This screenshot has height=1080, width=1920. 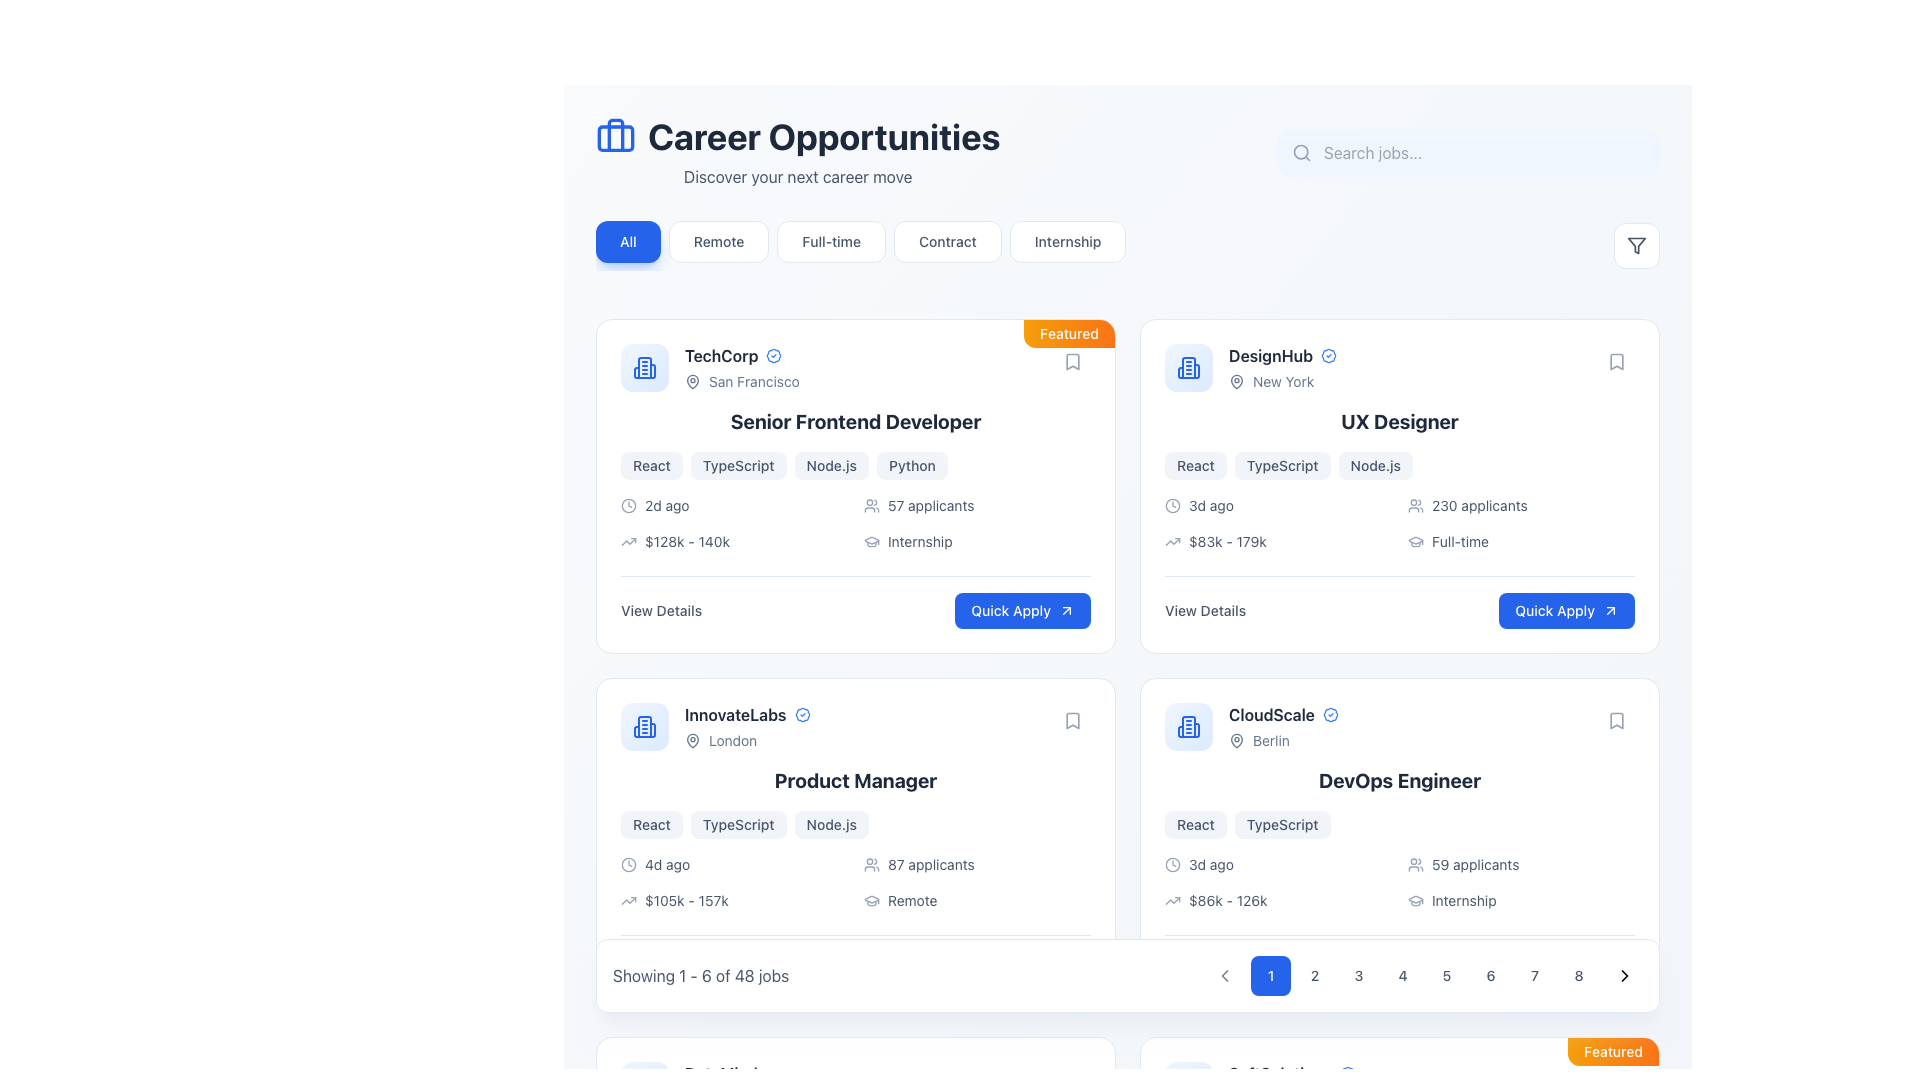 I want to click on the text label indicating the geographical location of the 'TechCorp' job opportunity, located below the 'TechCorp' name and next to the map pin icon, so click(x=741, y=381).